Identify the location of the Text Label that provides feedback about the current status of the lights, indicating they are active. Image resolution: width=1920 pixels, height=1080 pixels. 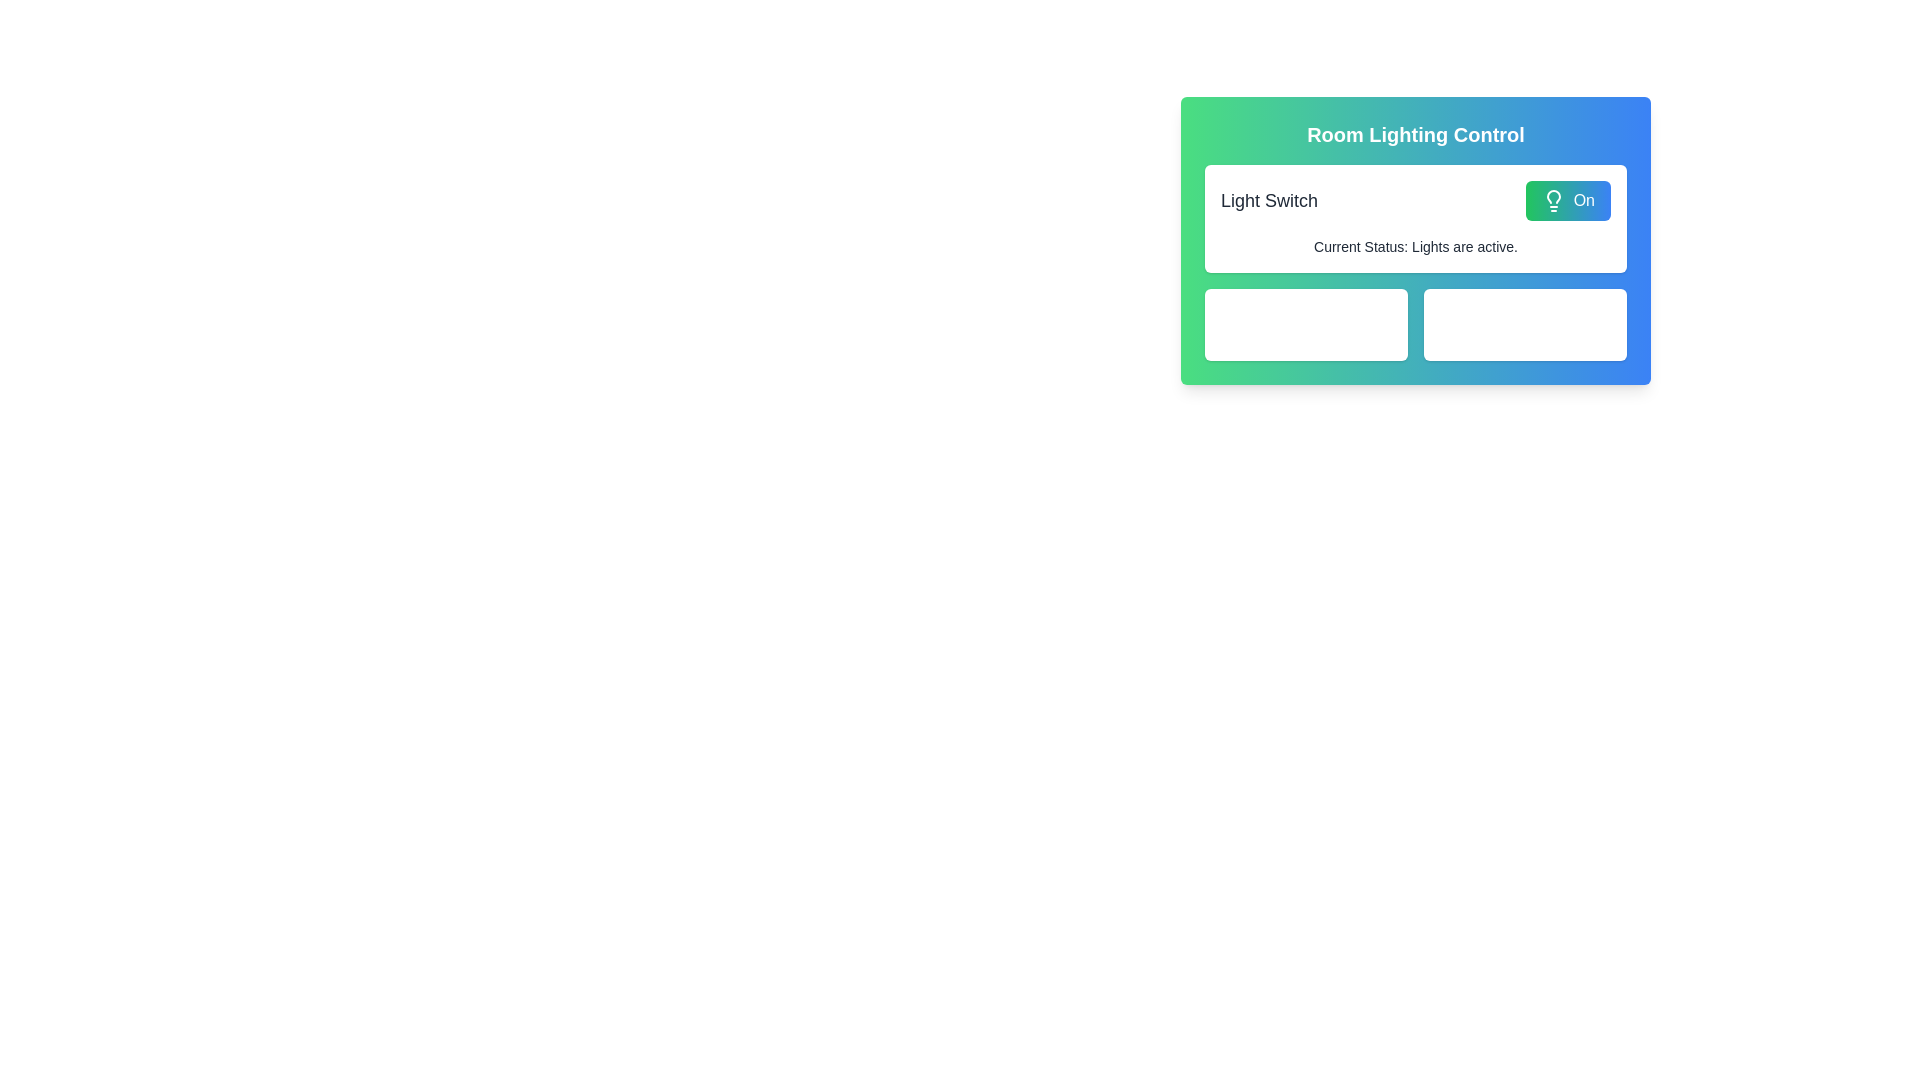
(1415, 245).